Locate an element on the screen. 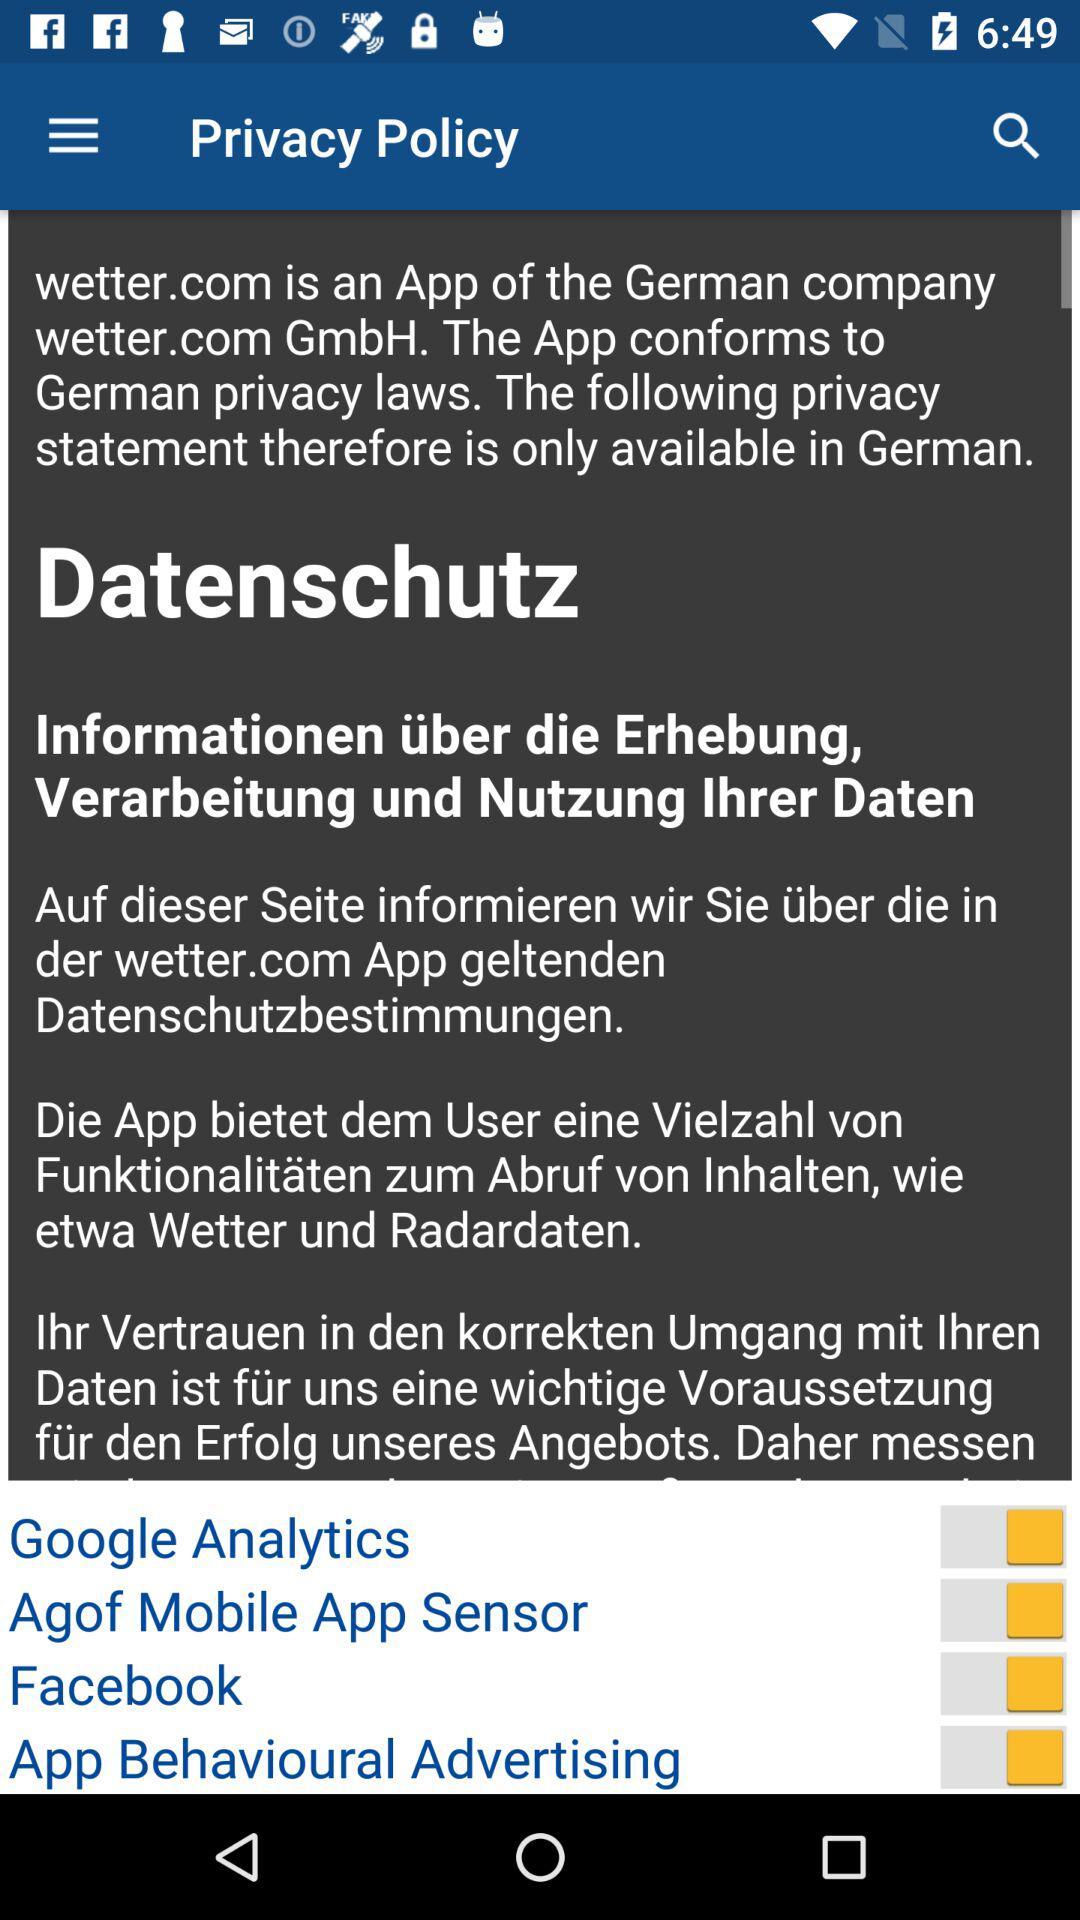 The image size is (1080, 1920). turn on agof mobile app sensor is located at coordinates (1003, 1610).